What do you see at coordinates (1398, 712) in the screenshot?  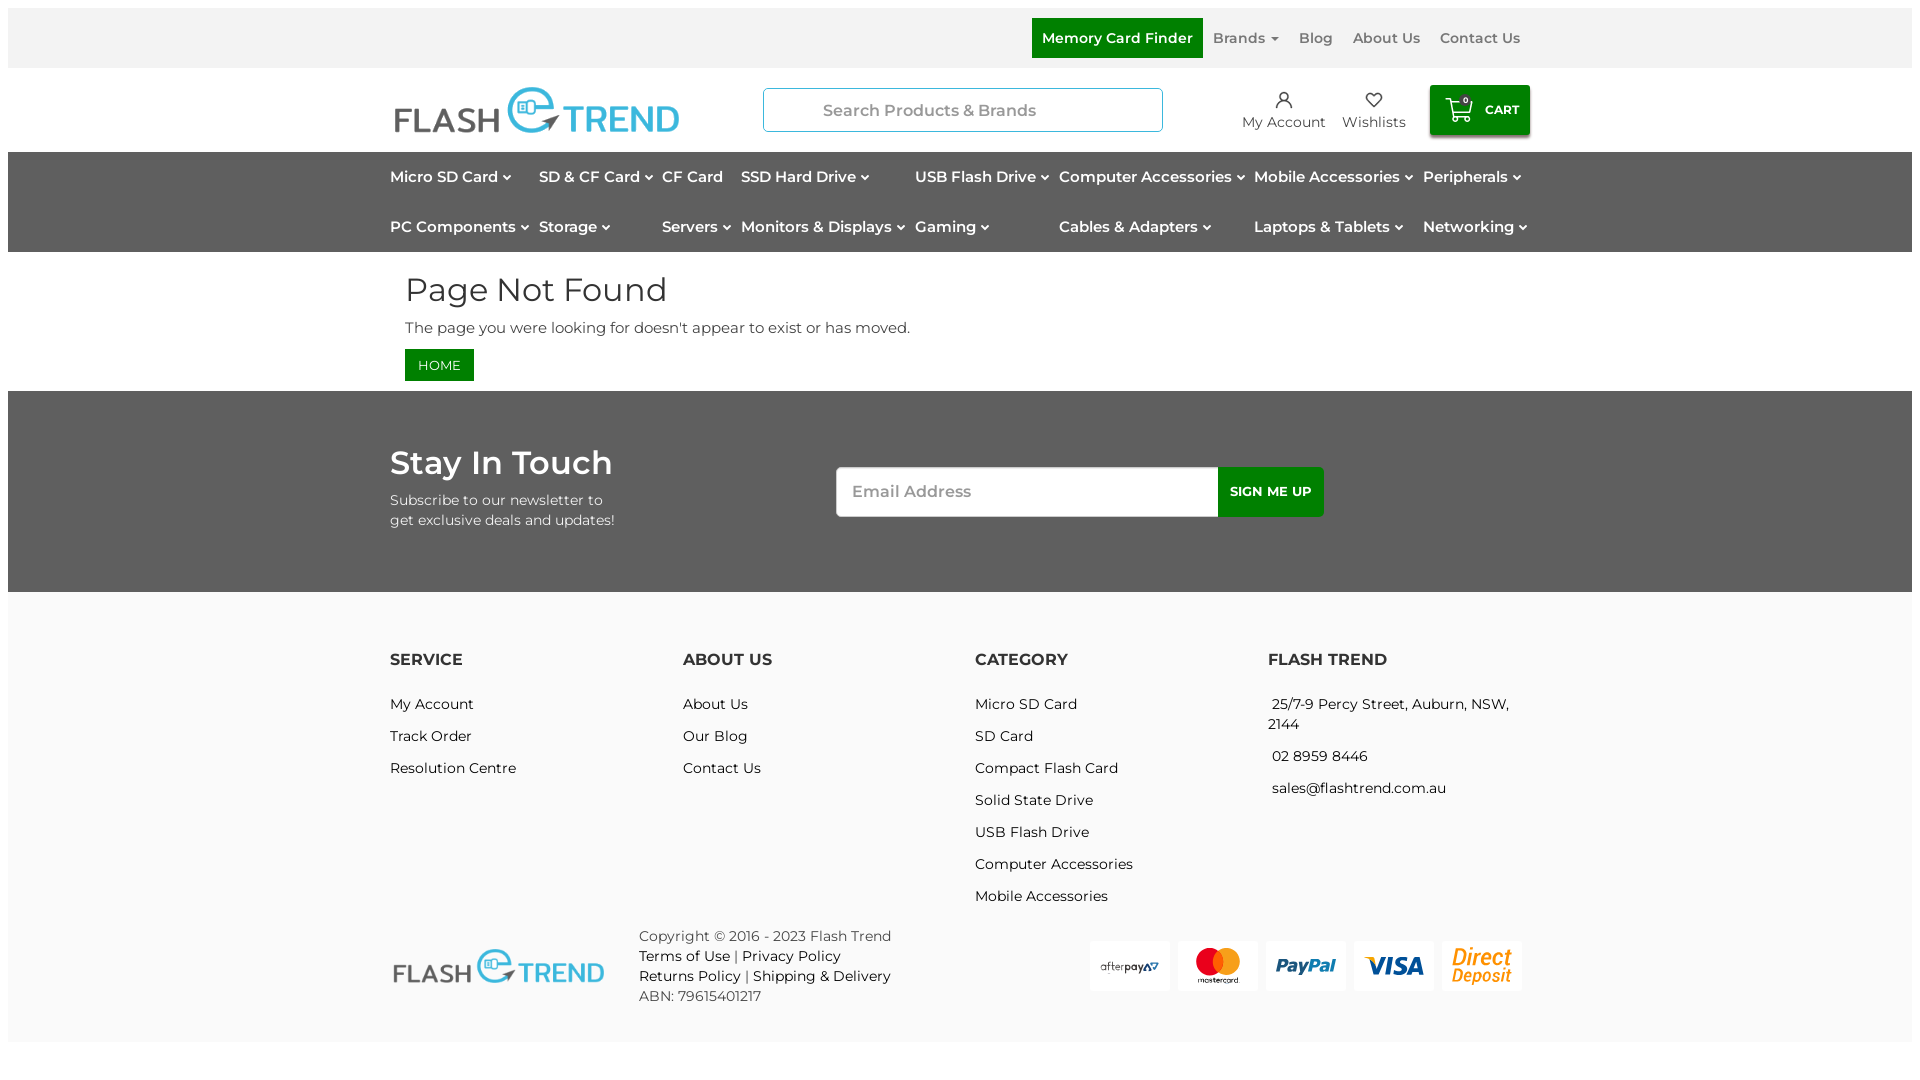 I see `'25/7-9 Percy Street, Auburn, NSW, 2144'` at bounding box center [1398, 712].